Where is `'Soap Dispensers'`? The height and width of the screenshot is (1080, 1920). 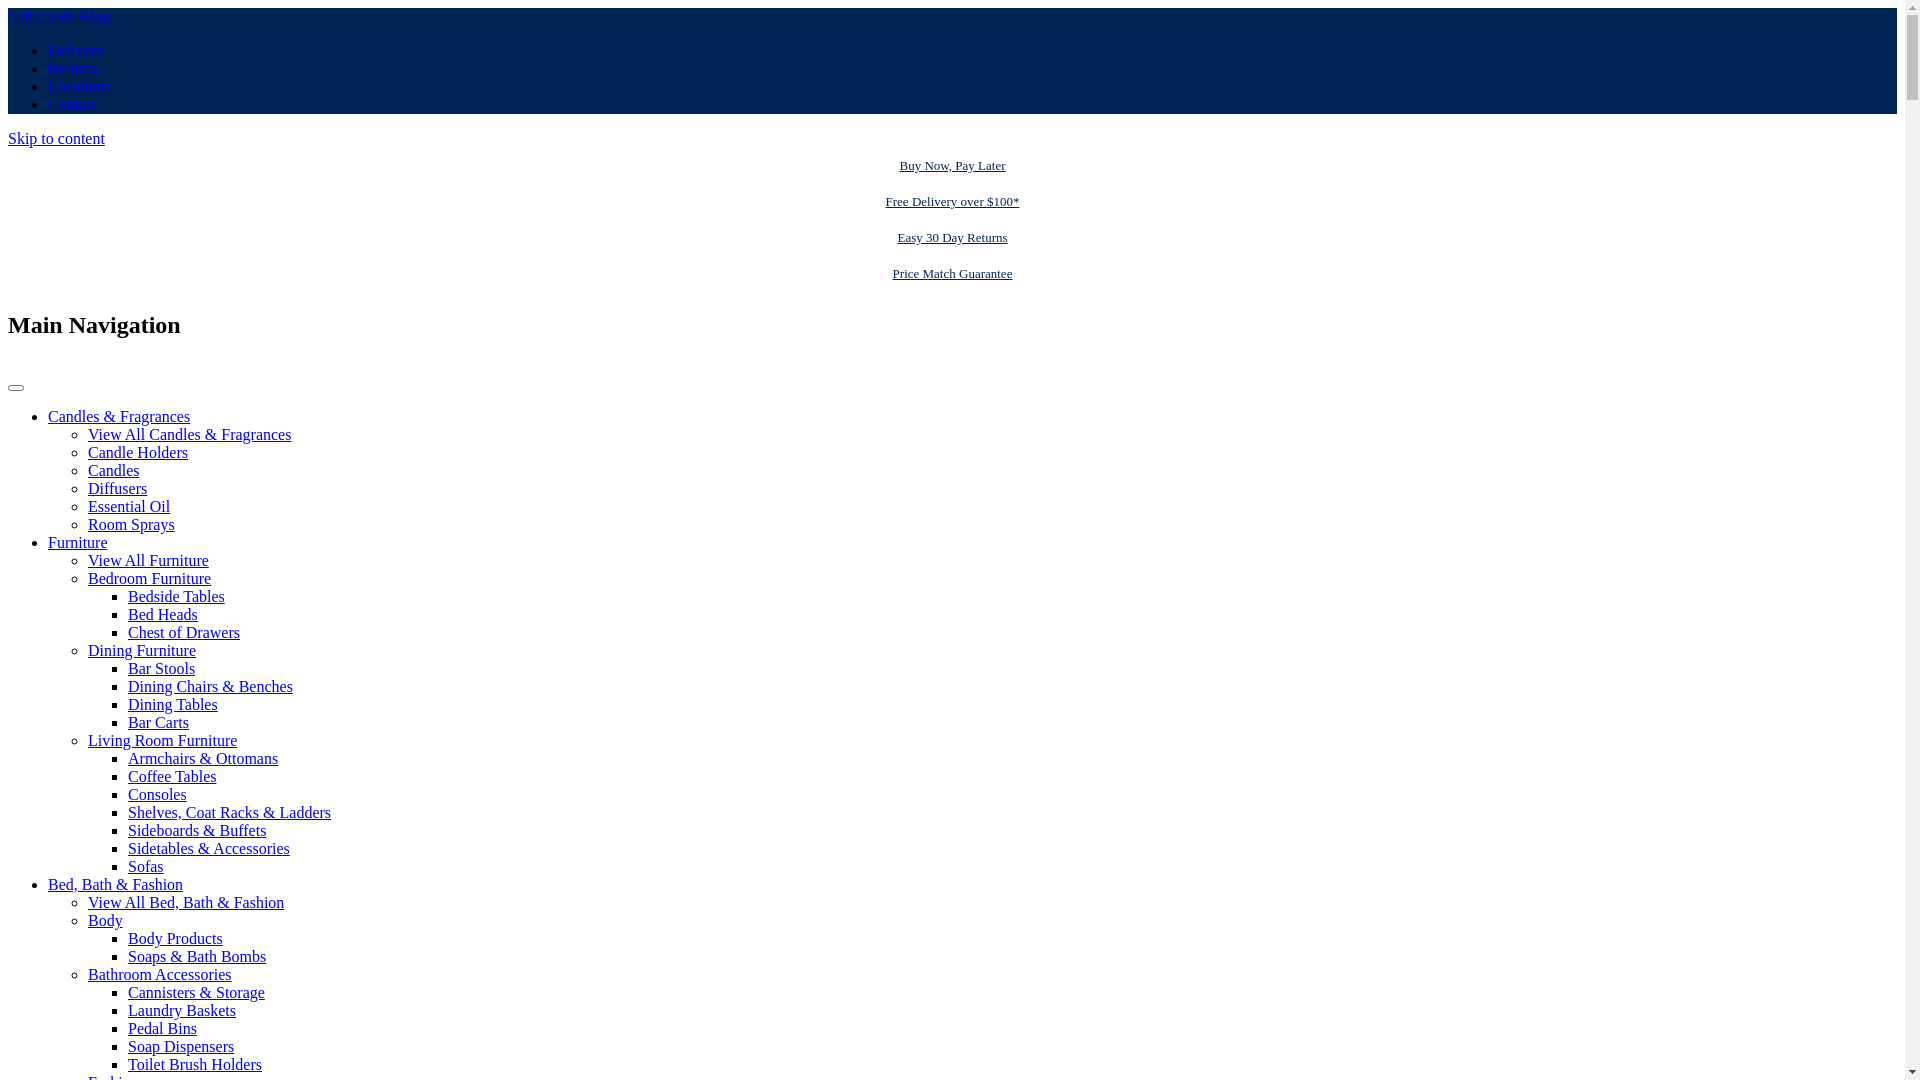 'Soap Dispensers' is located at coordinates (181, 1045).